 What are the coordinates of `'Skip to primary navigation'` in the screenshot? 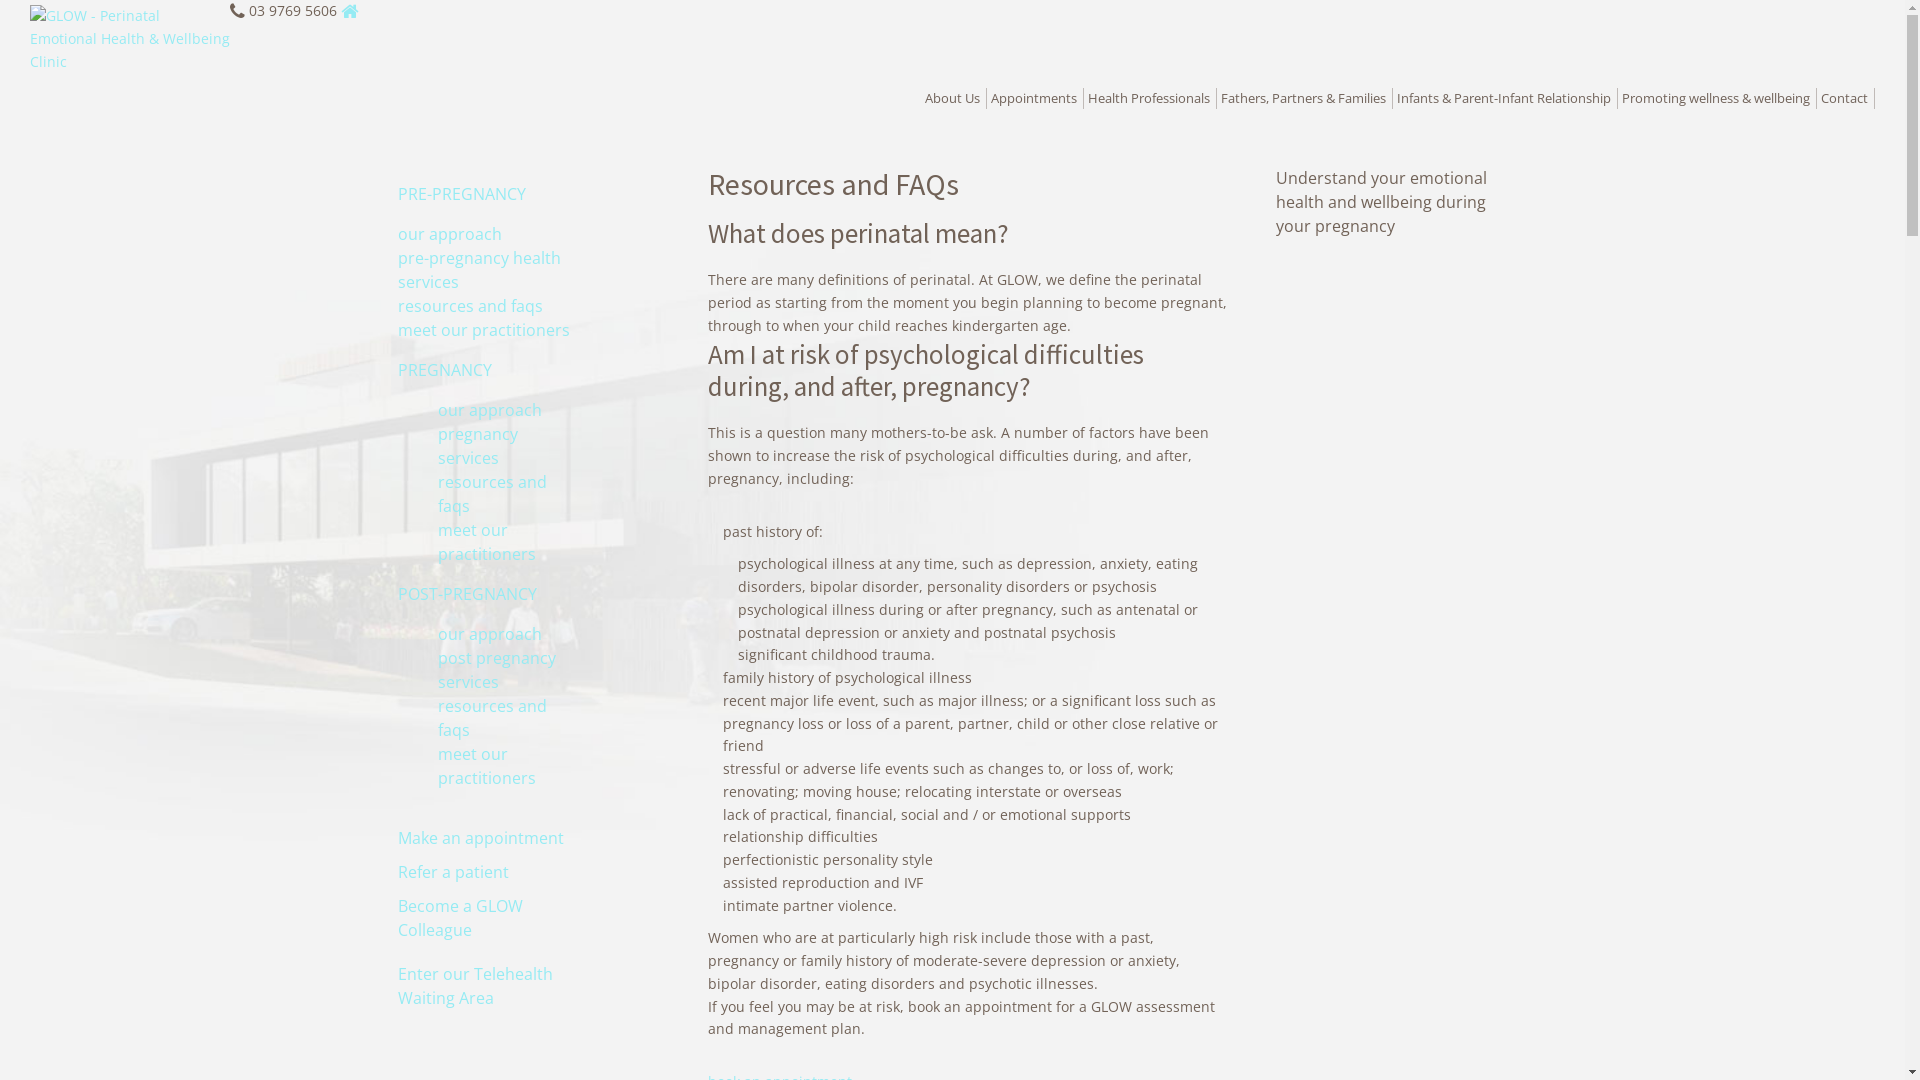 It's located at (0, 0).